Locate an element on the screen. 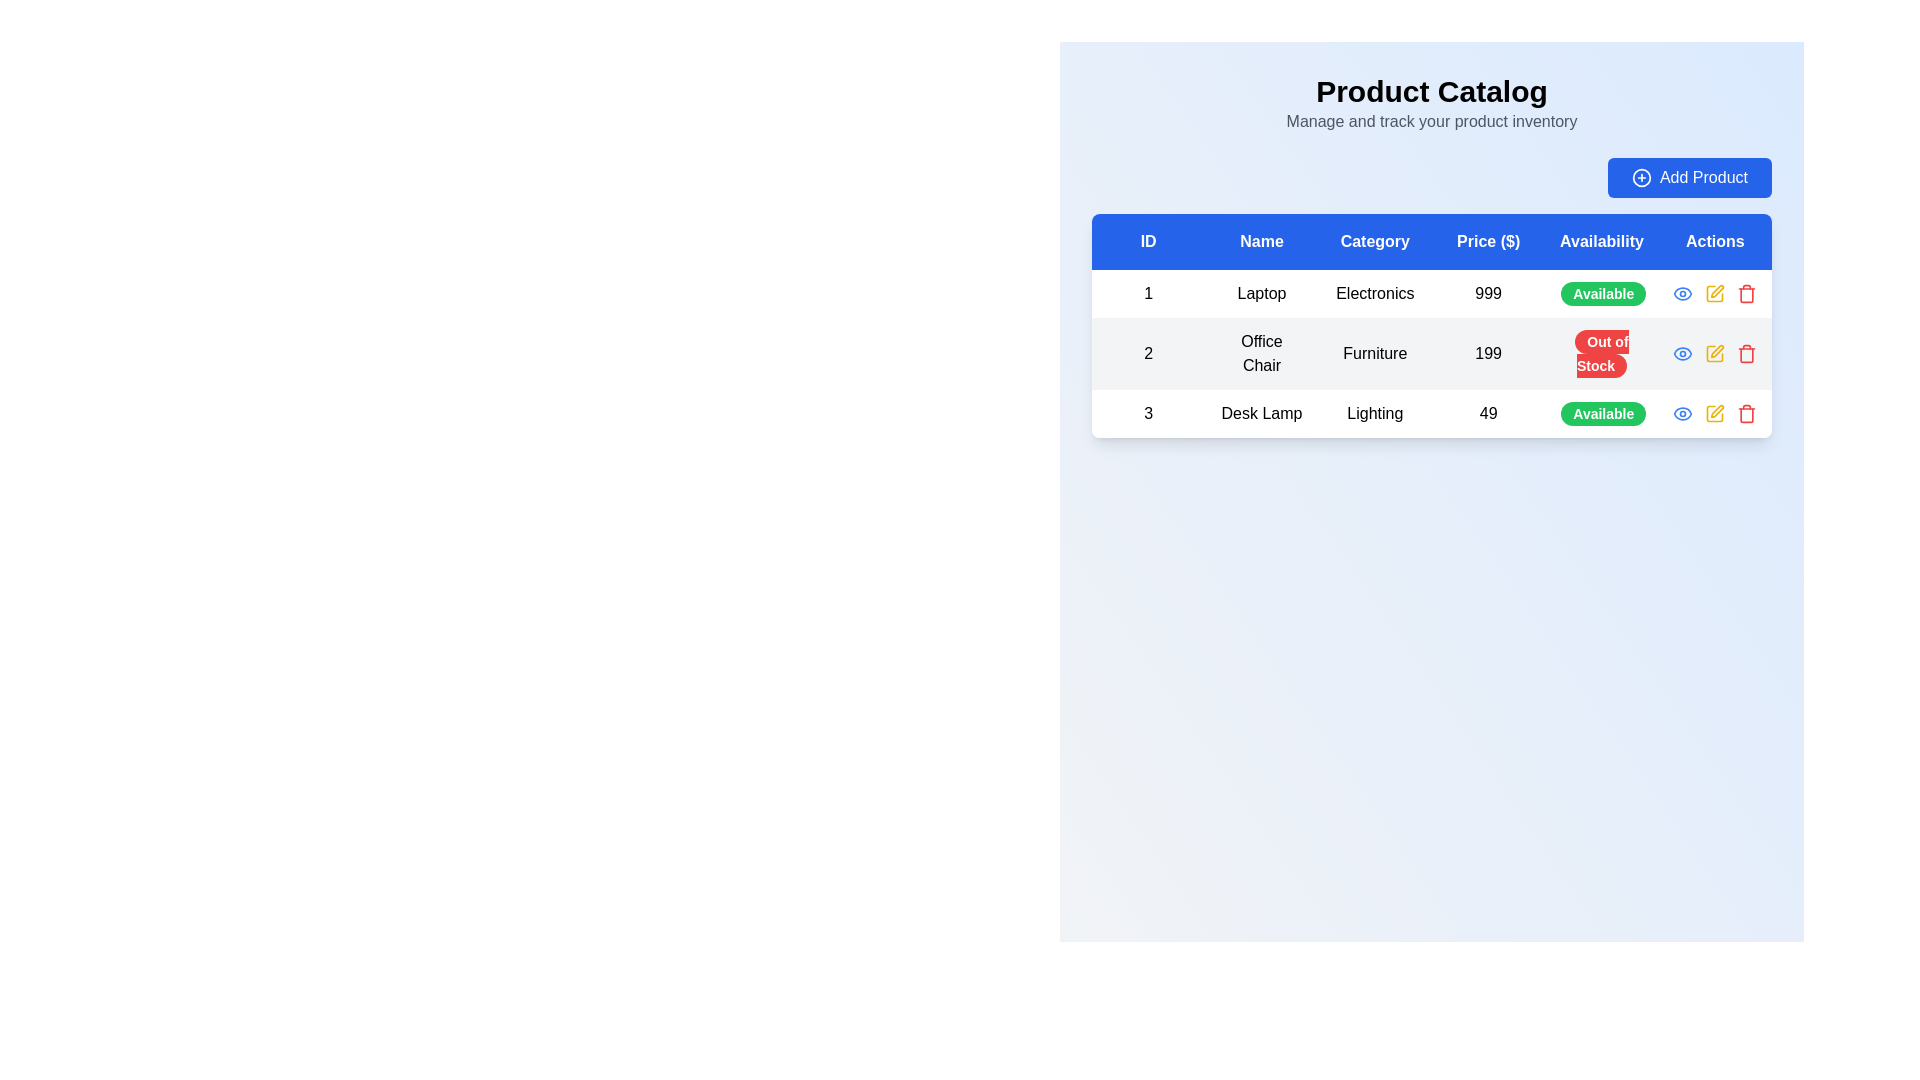  the Table Cell displaying 'Office Chair' in the second row of the product catalog table under the 'Name' column is located at coordinates (1261, 353).